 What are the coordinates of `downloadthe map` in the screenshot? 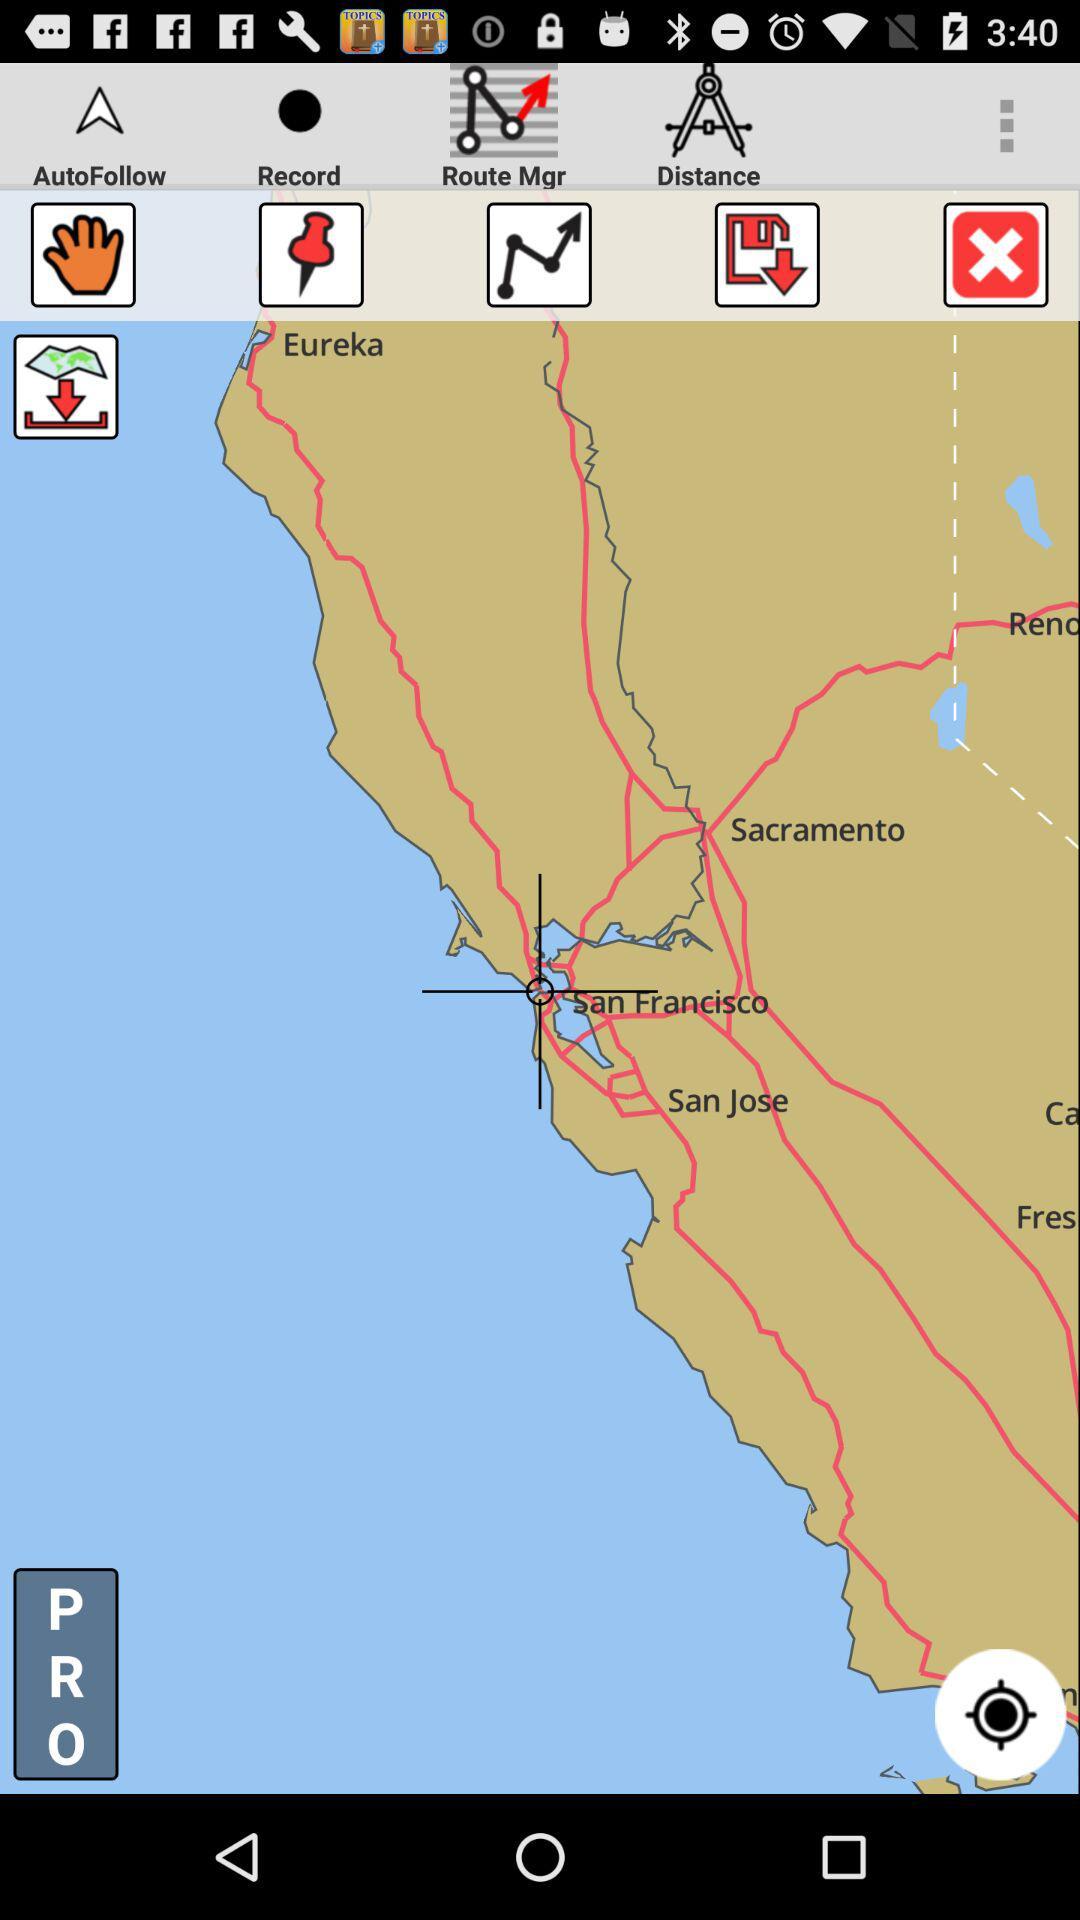 It's located at (766, 253).